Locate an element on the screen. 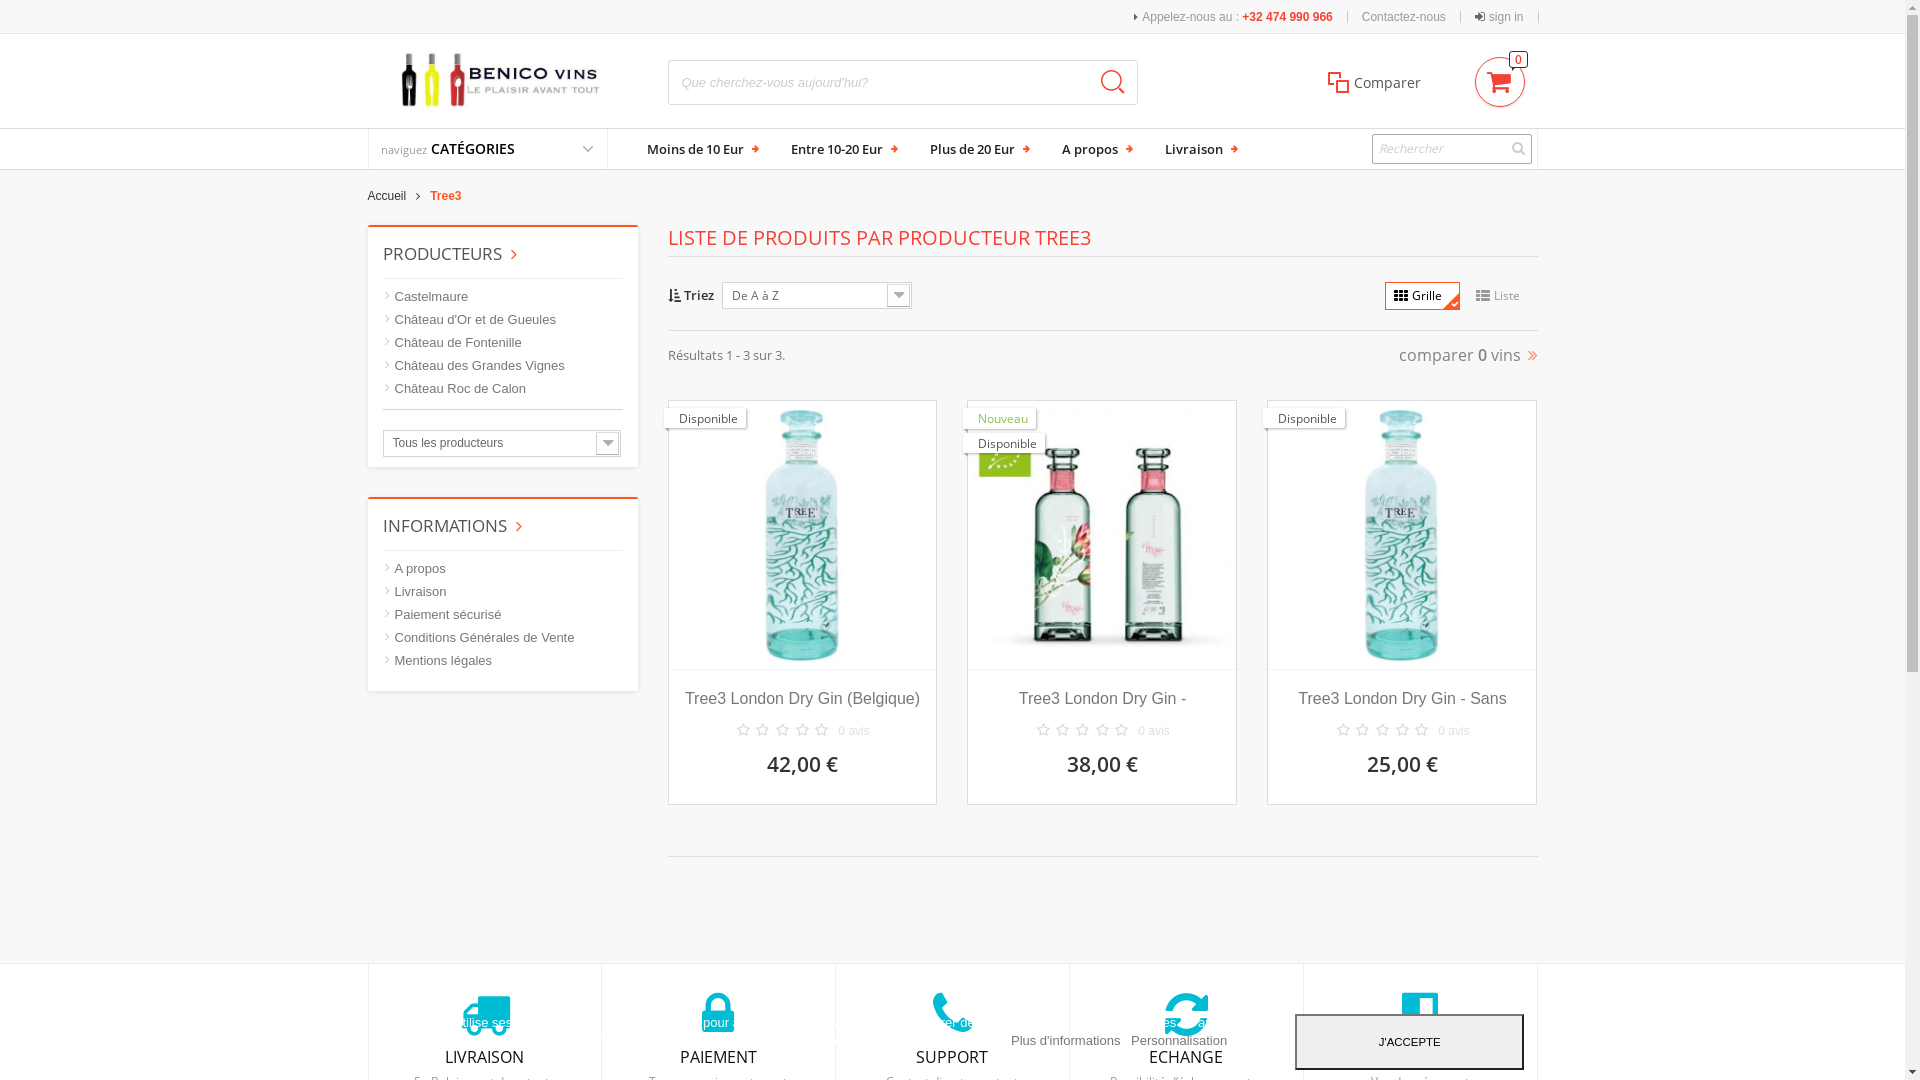 The image size is (1920, 1080). 'INFORMATIONS' is located at coordinates (450, 524).